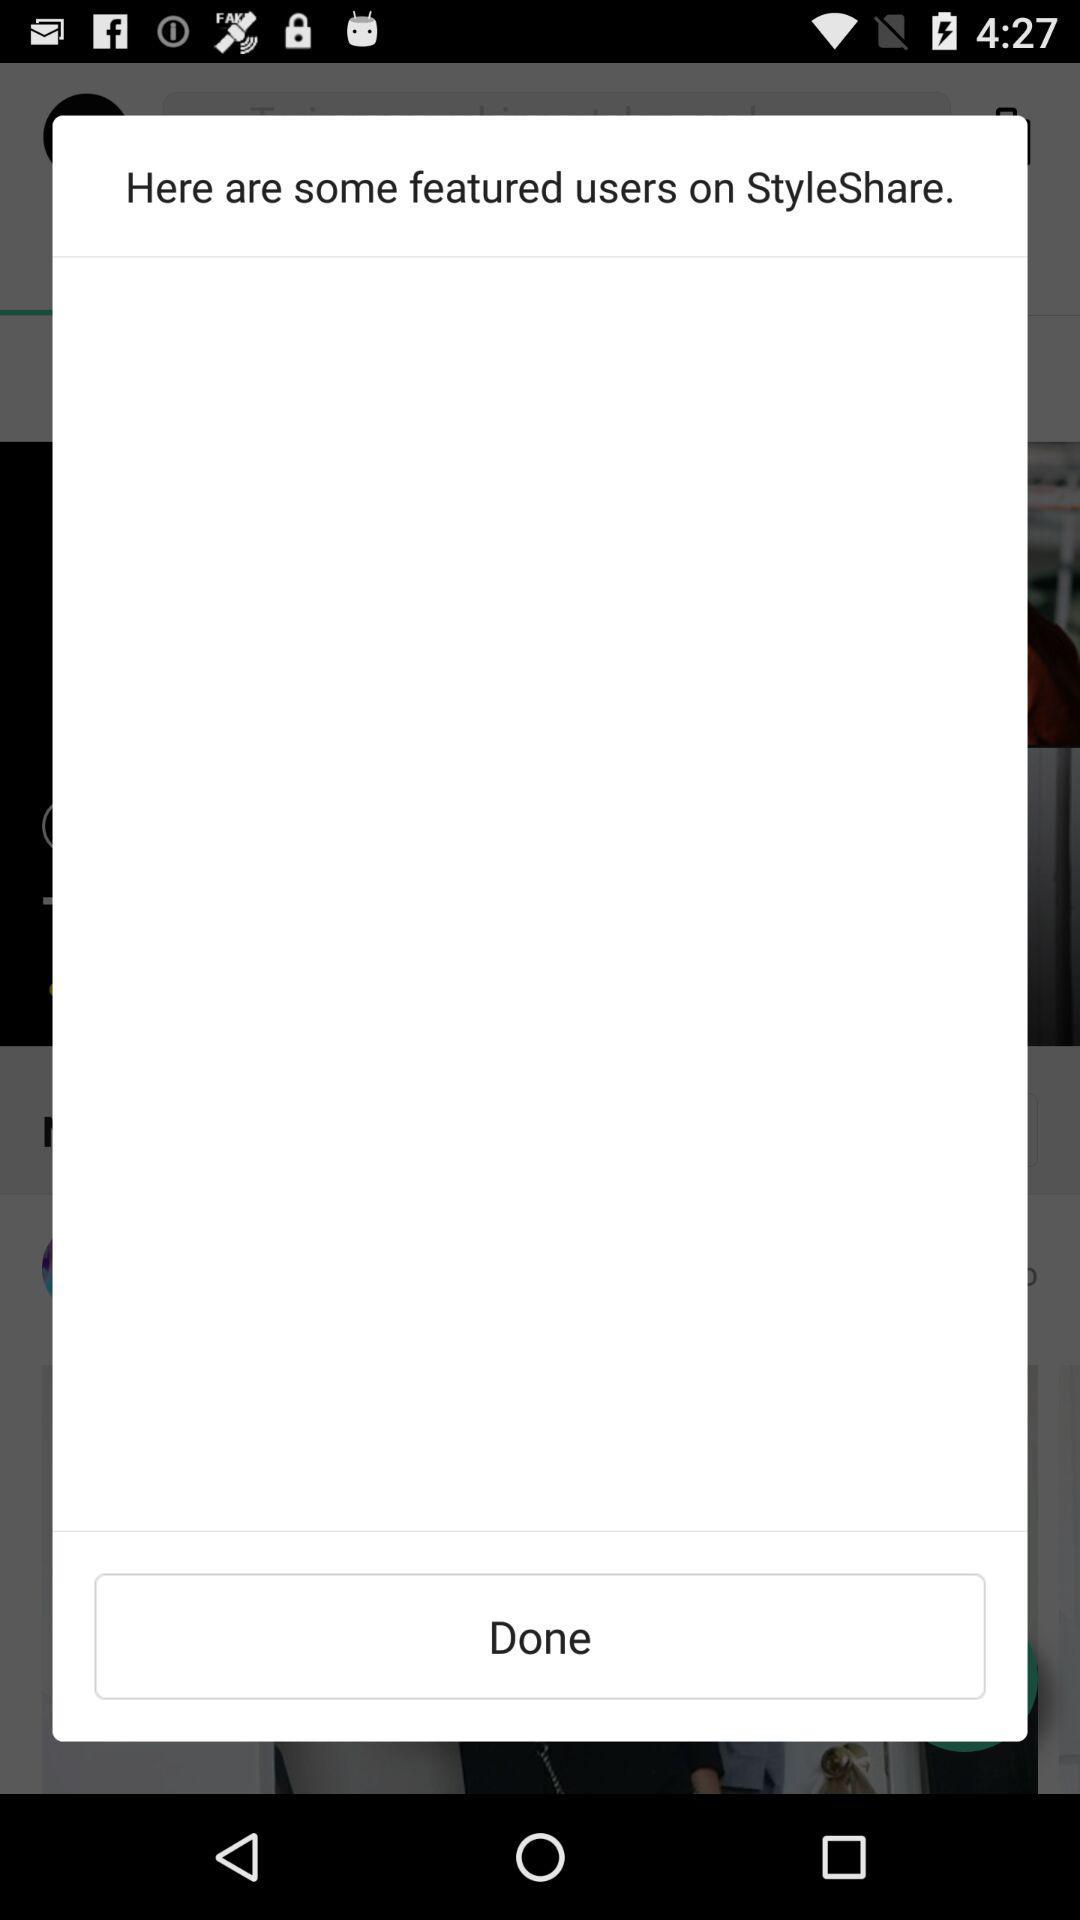 This screenshot has width=1080, height=1920. Describe the element at coordinates (540, 1636) in the screenshot. I see `done` at that location.